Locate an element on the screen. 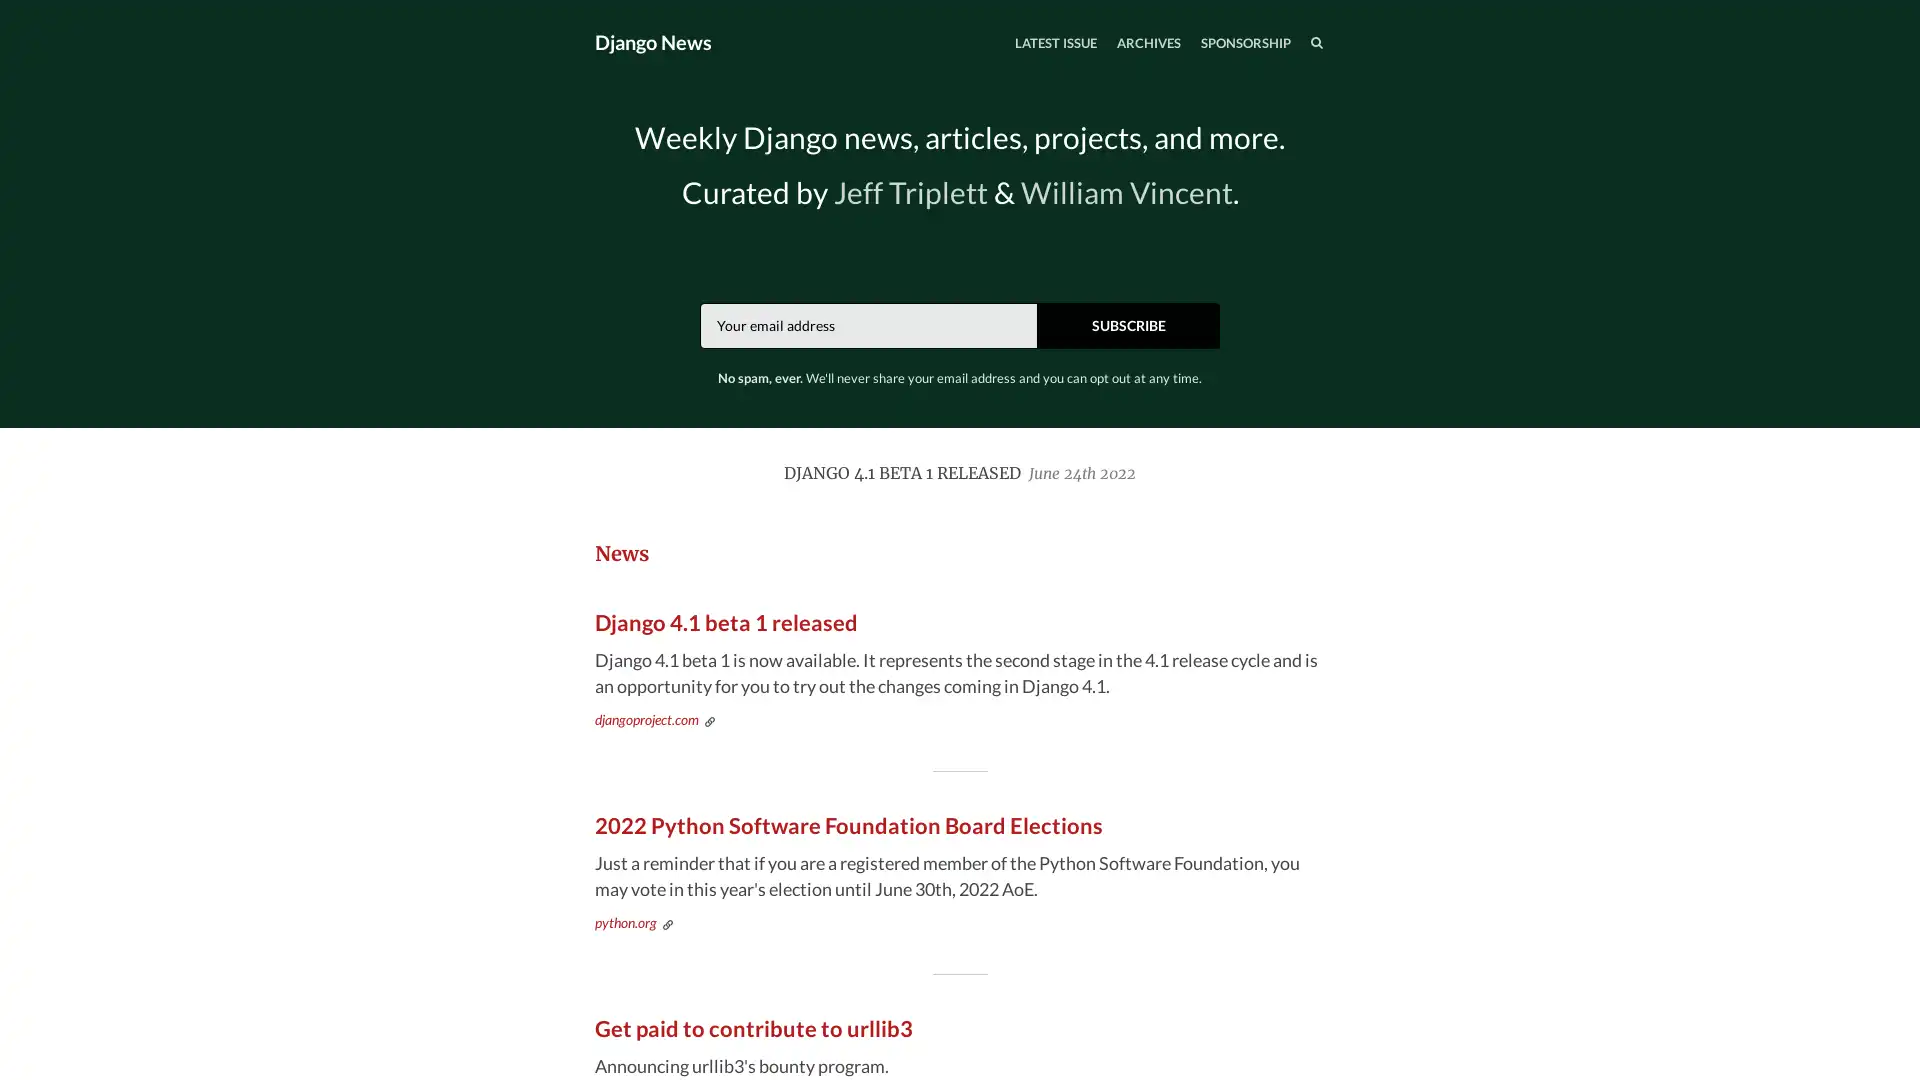  TOGGLE MENU is located at coordinates (598, 4).